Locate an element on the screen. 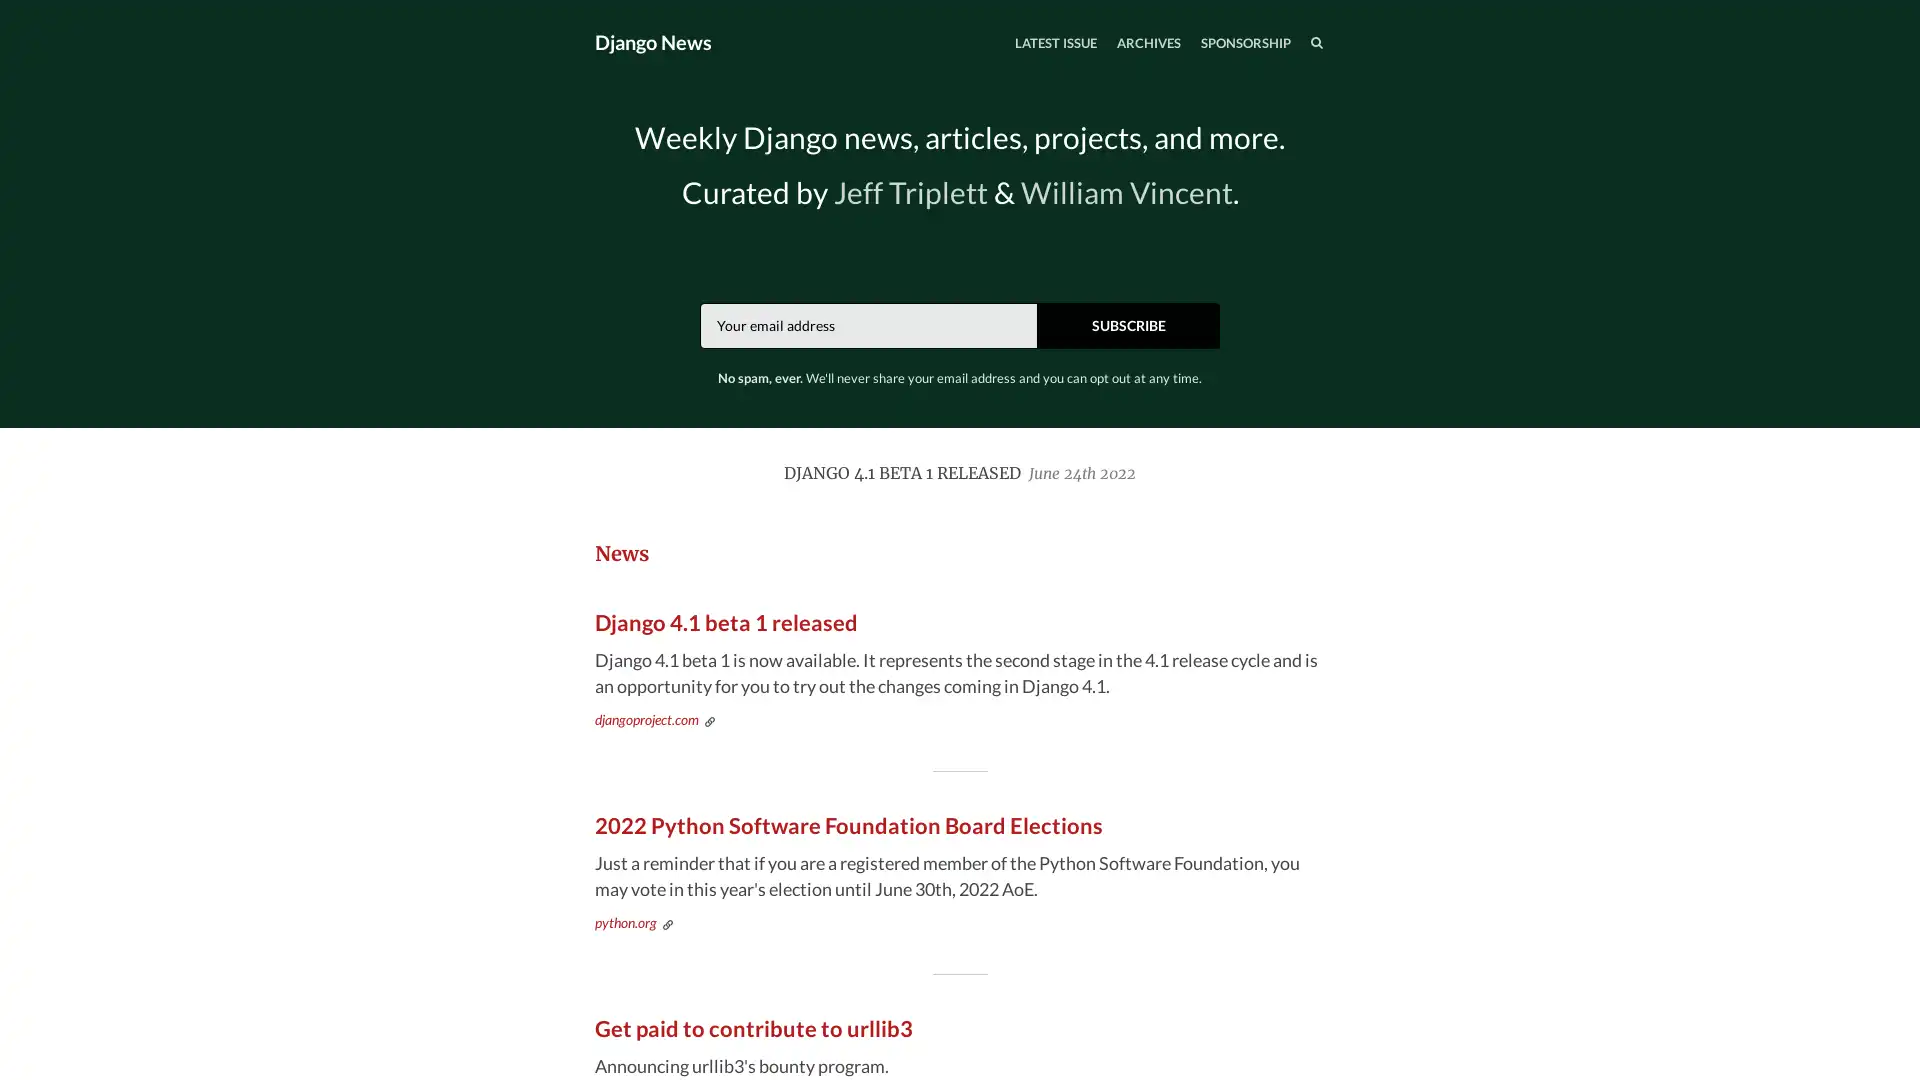  TOGGLE MENU is located at coordinates (598, 4).